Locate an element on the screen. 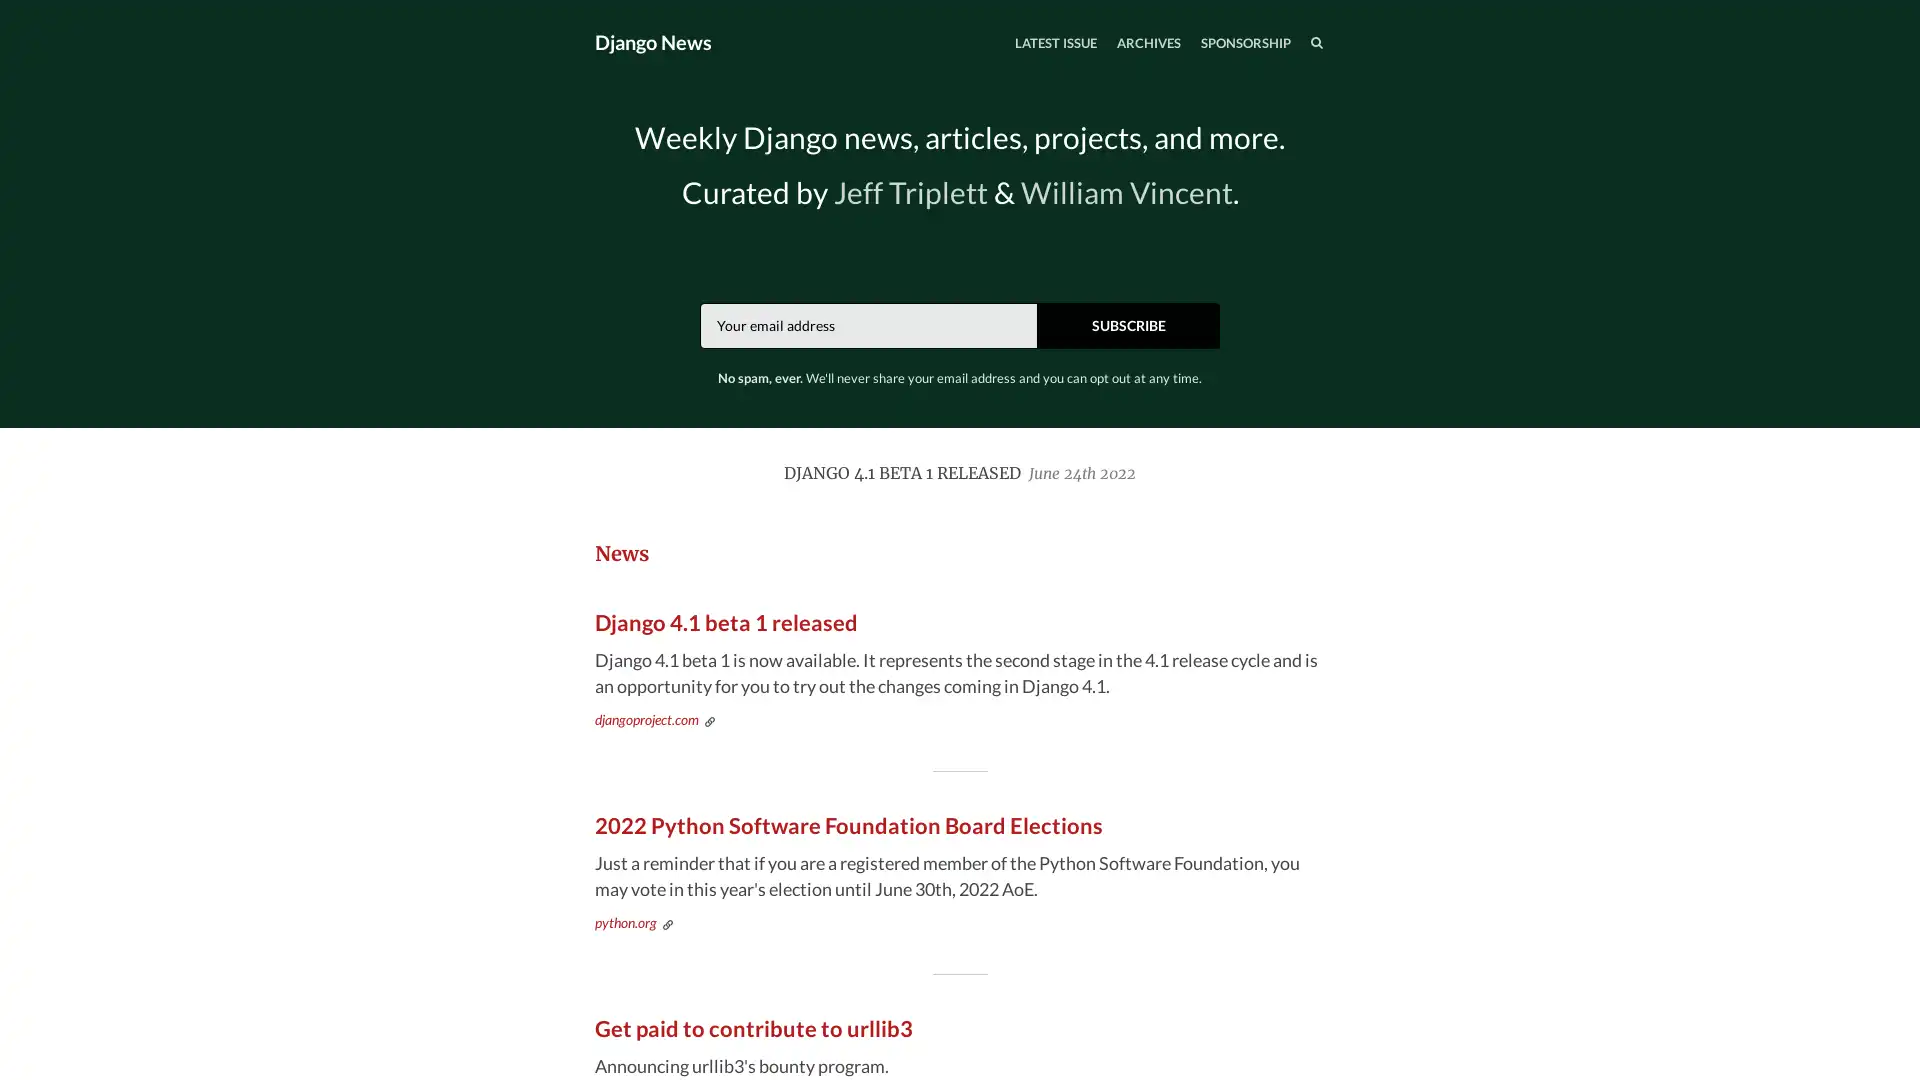  TOGGLE MENU is located at coordinates (598, 4).